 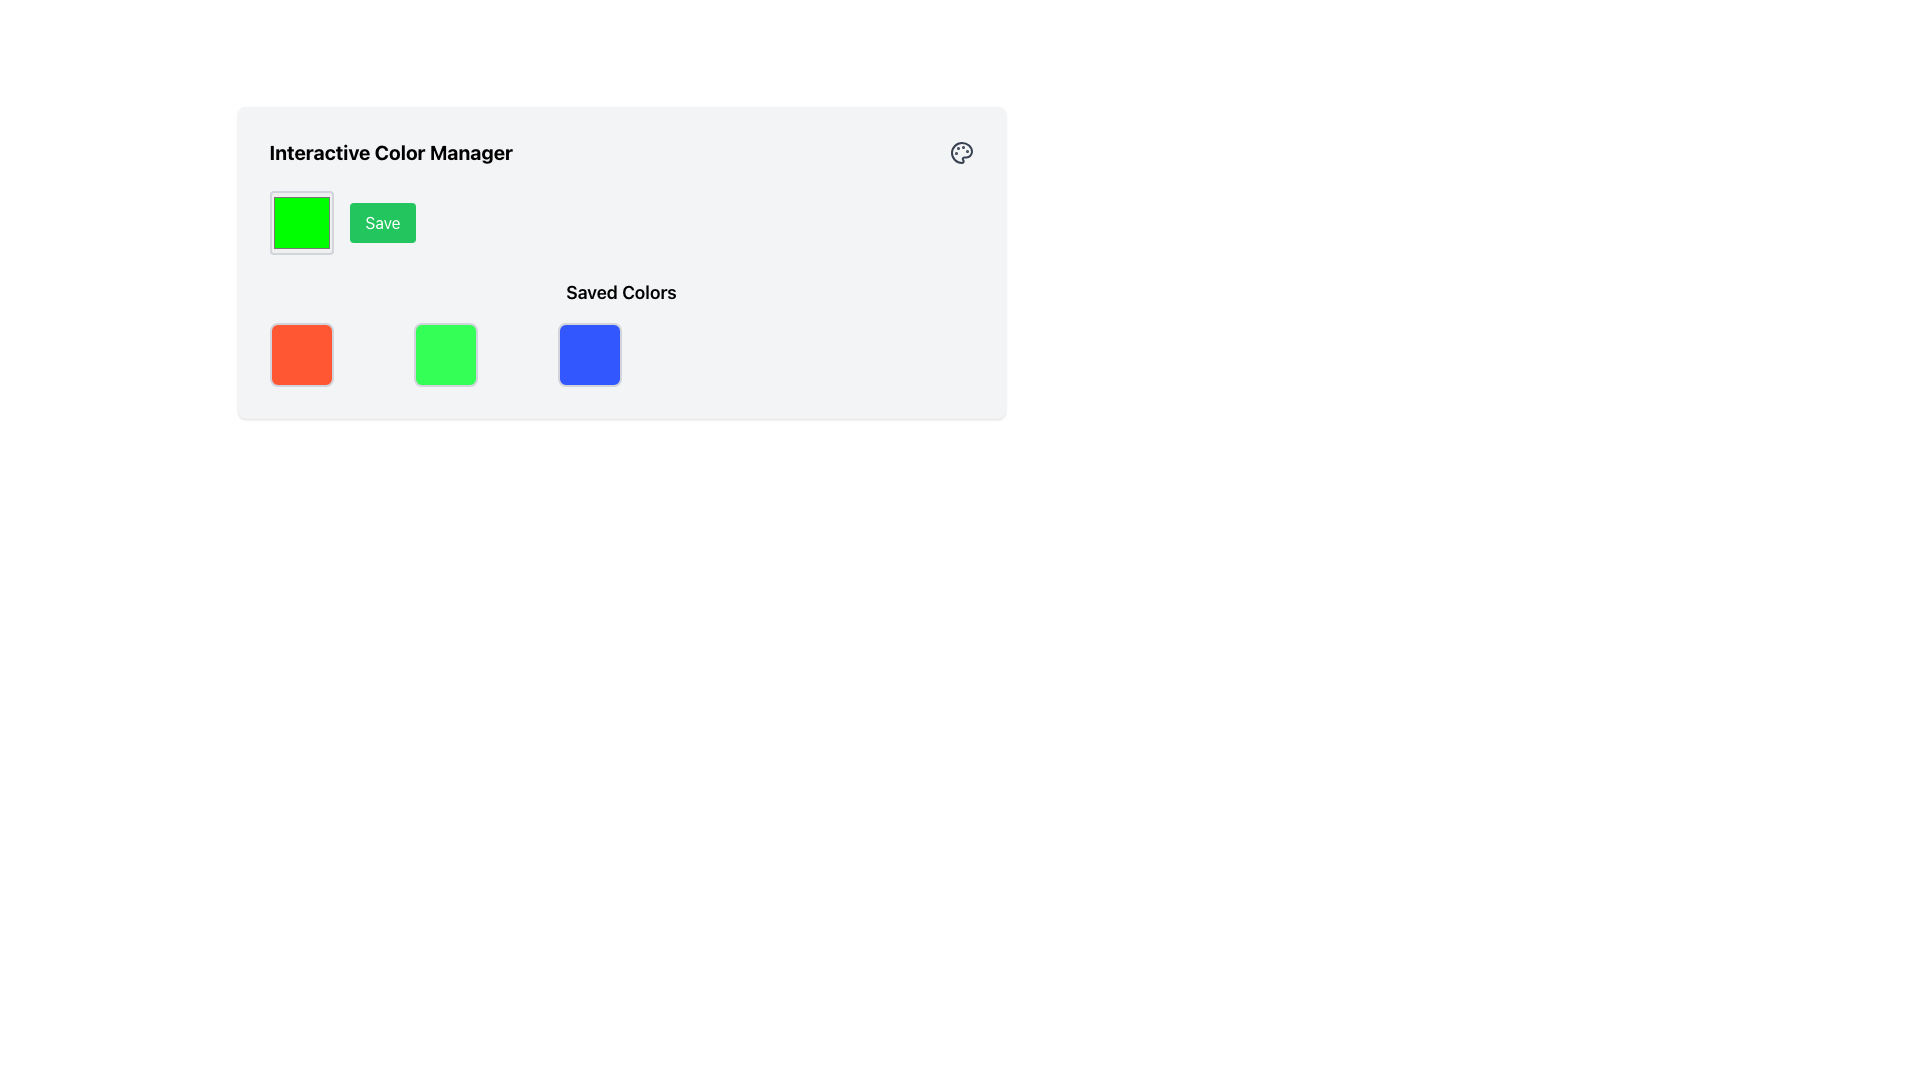 I want to click on the bright green colored square button with a rounded border located in the 'Saved Colors' section, second from the left in the lower row, so click(x=444, y=353).